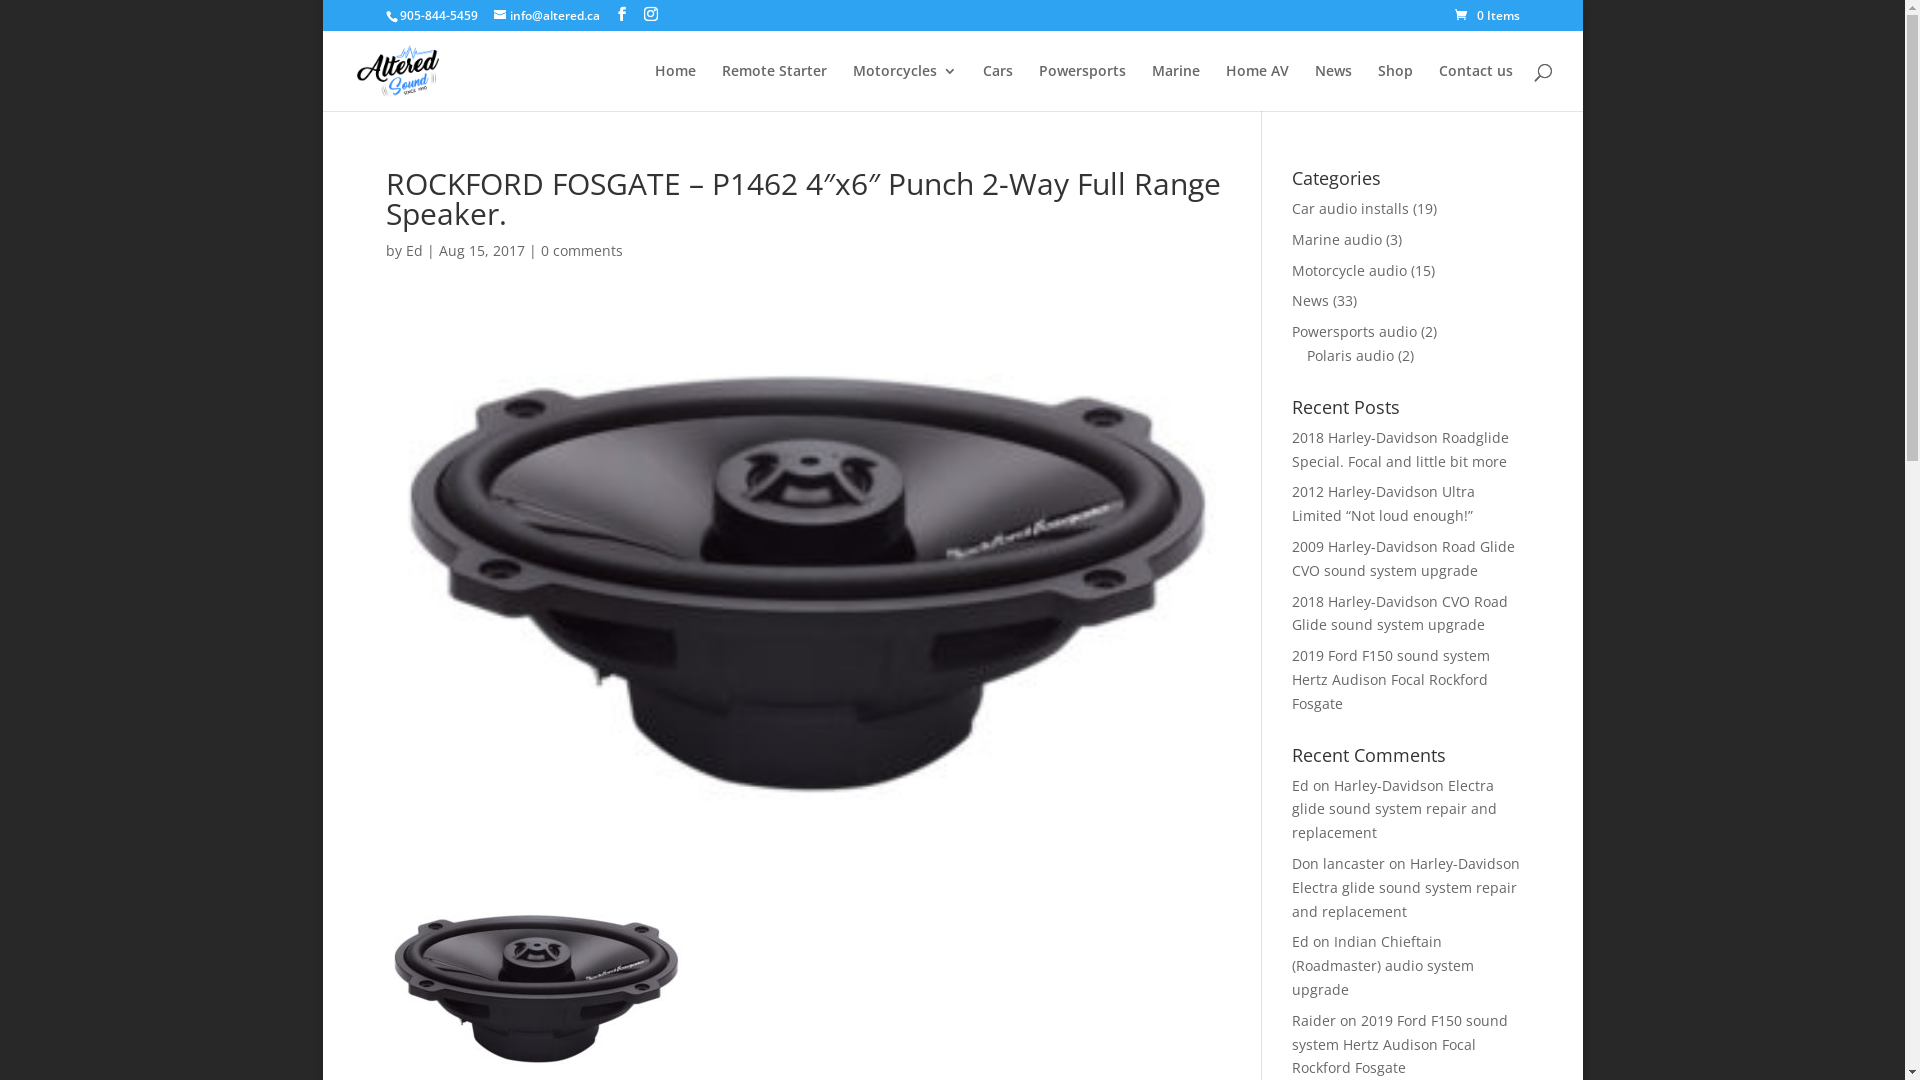 The height and width of the screenshot is (1080, 1920). What do you see at coordinates (1349, 354) in the screenshot?
I see `'Polaris audio'` at bounding box center [1349, 354].